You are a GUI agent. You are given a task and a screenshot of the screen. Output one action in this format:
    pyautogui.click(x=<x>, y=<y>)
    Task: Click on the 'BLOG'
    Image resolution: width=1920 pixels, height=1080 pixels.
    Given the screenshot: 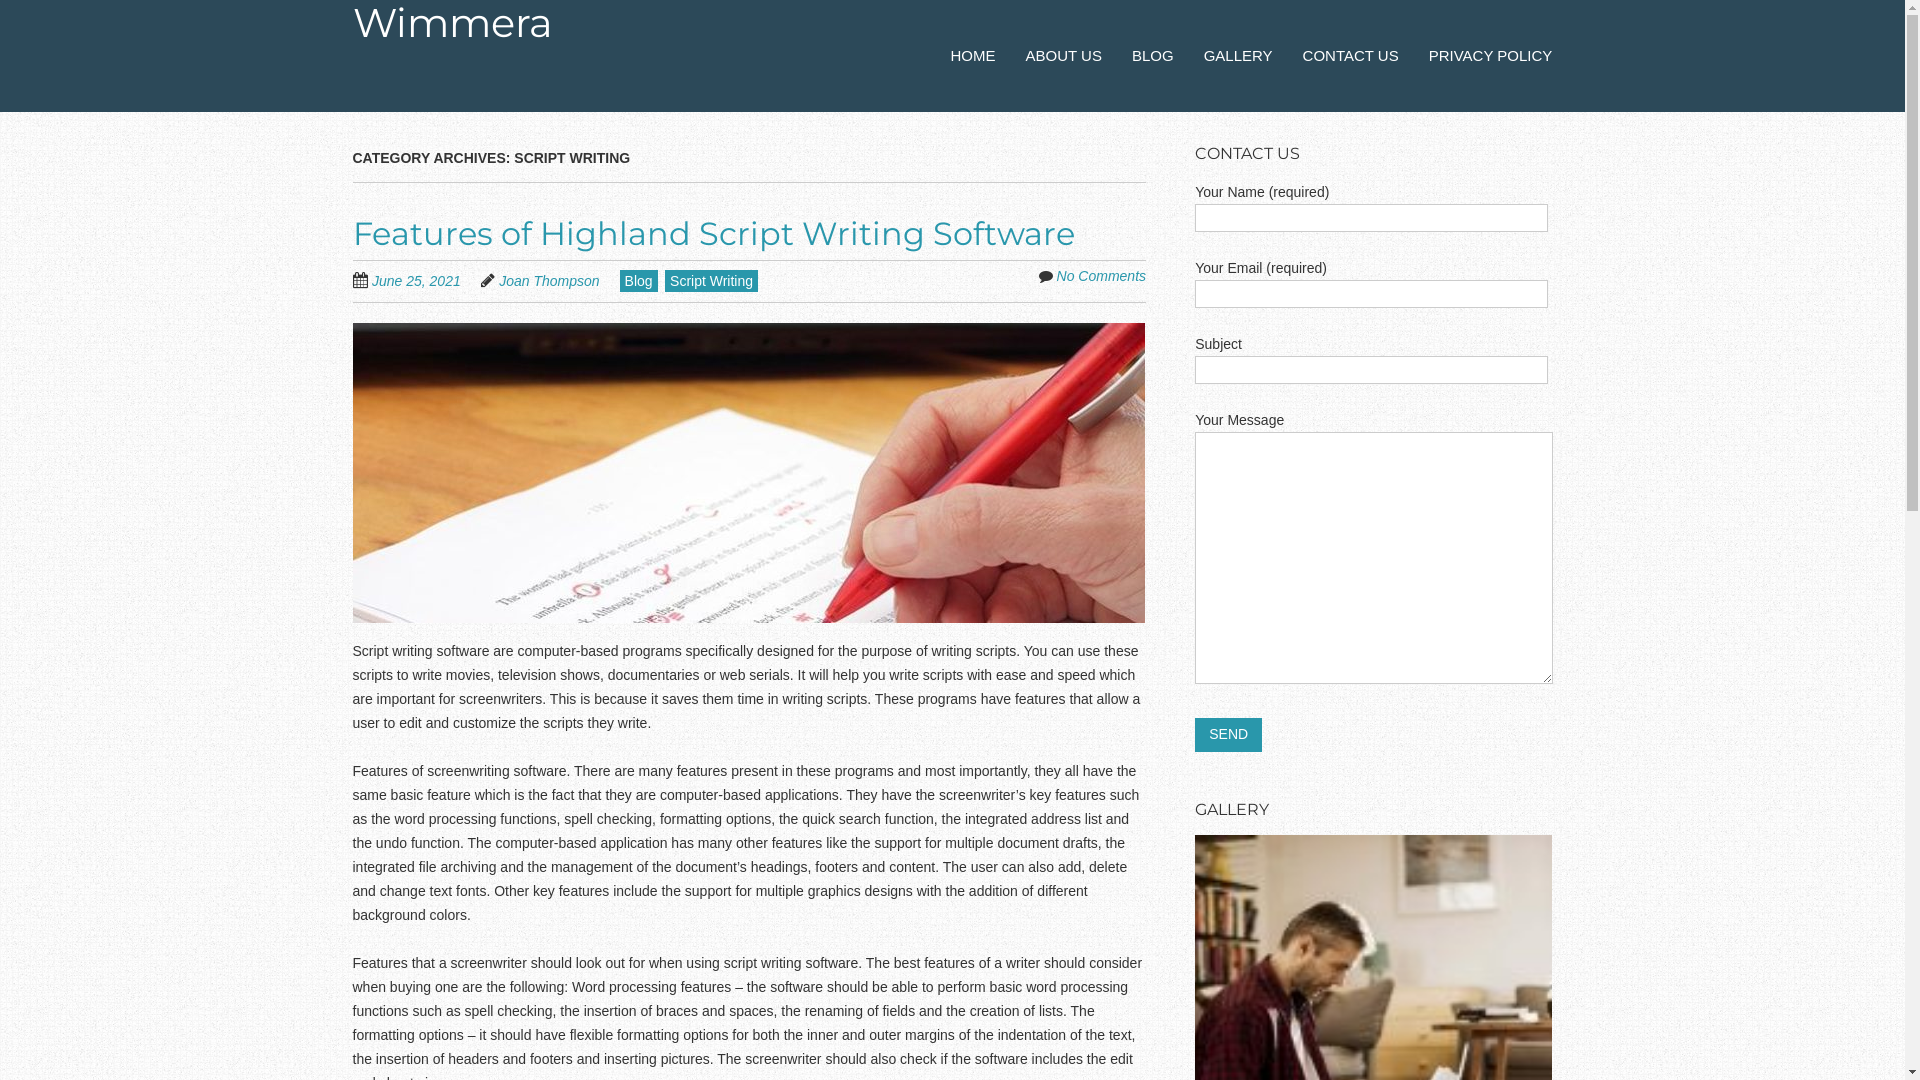 What is the action you would take?
    pyautogui.click(x=1152, y=55)
    